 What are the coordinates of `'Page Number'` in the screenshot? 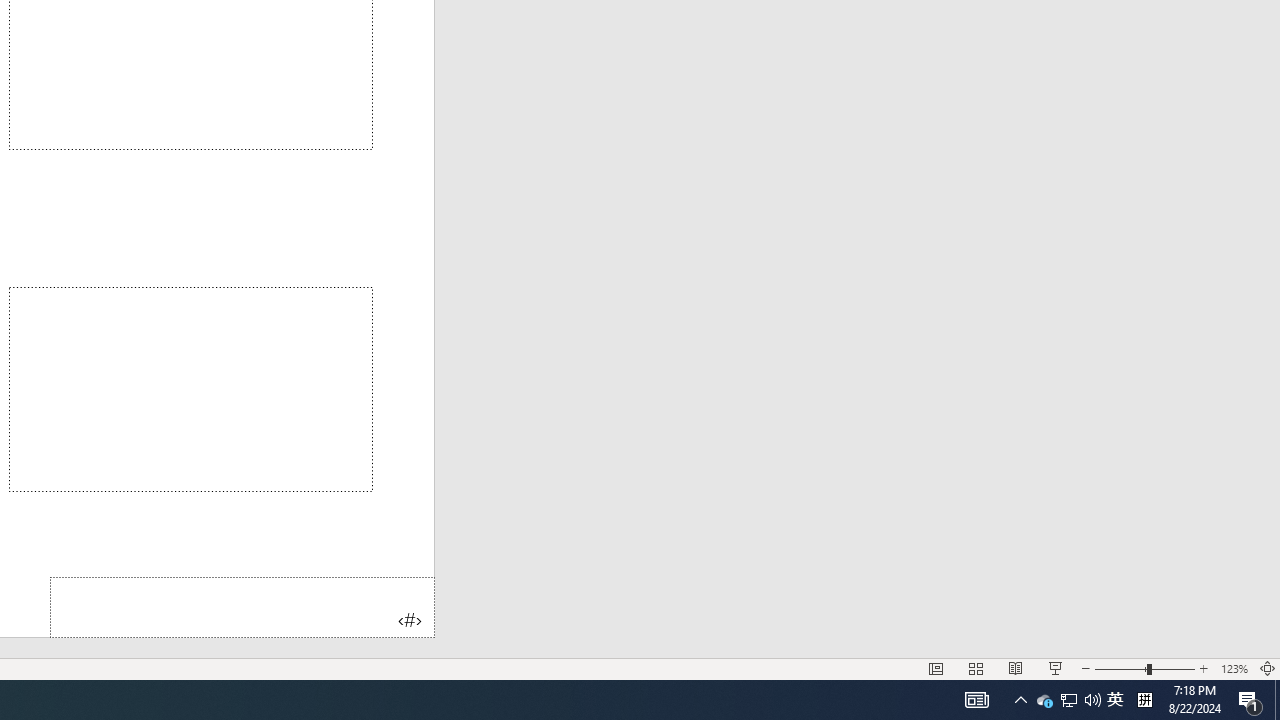 It's located at (241, 606).